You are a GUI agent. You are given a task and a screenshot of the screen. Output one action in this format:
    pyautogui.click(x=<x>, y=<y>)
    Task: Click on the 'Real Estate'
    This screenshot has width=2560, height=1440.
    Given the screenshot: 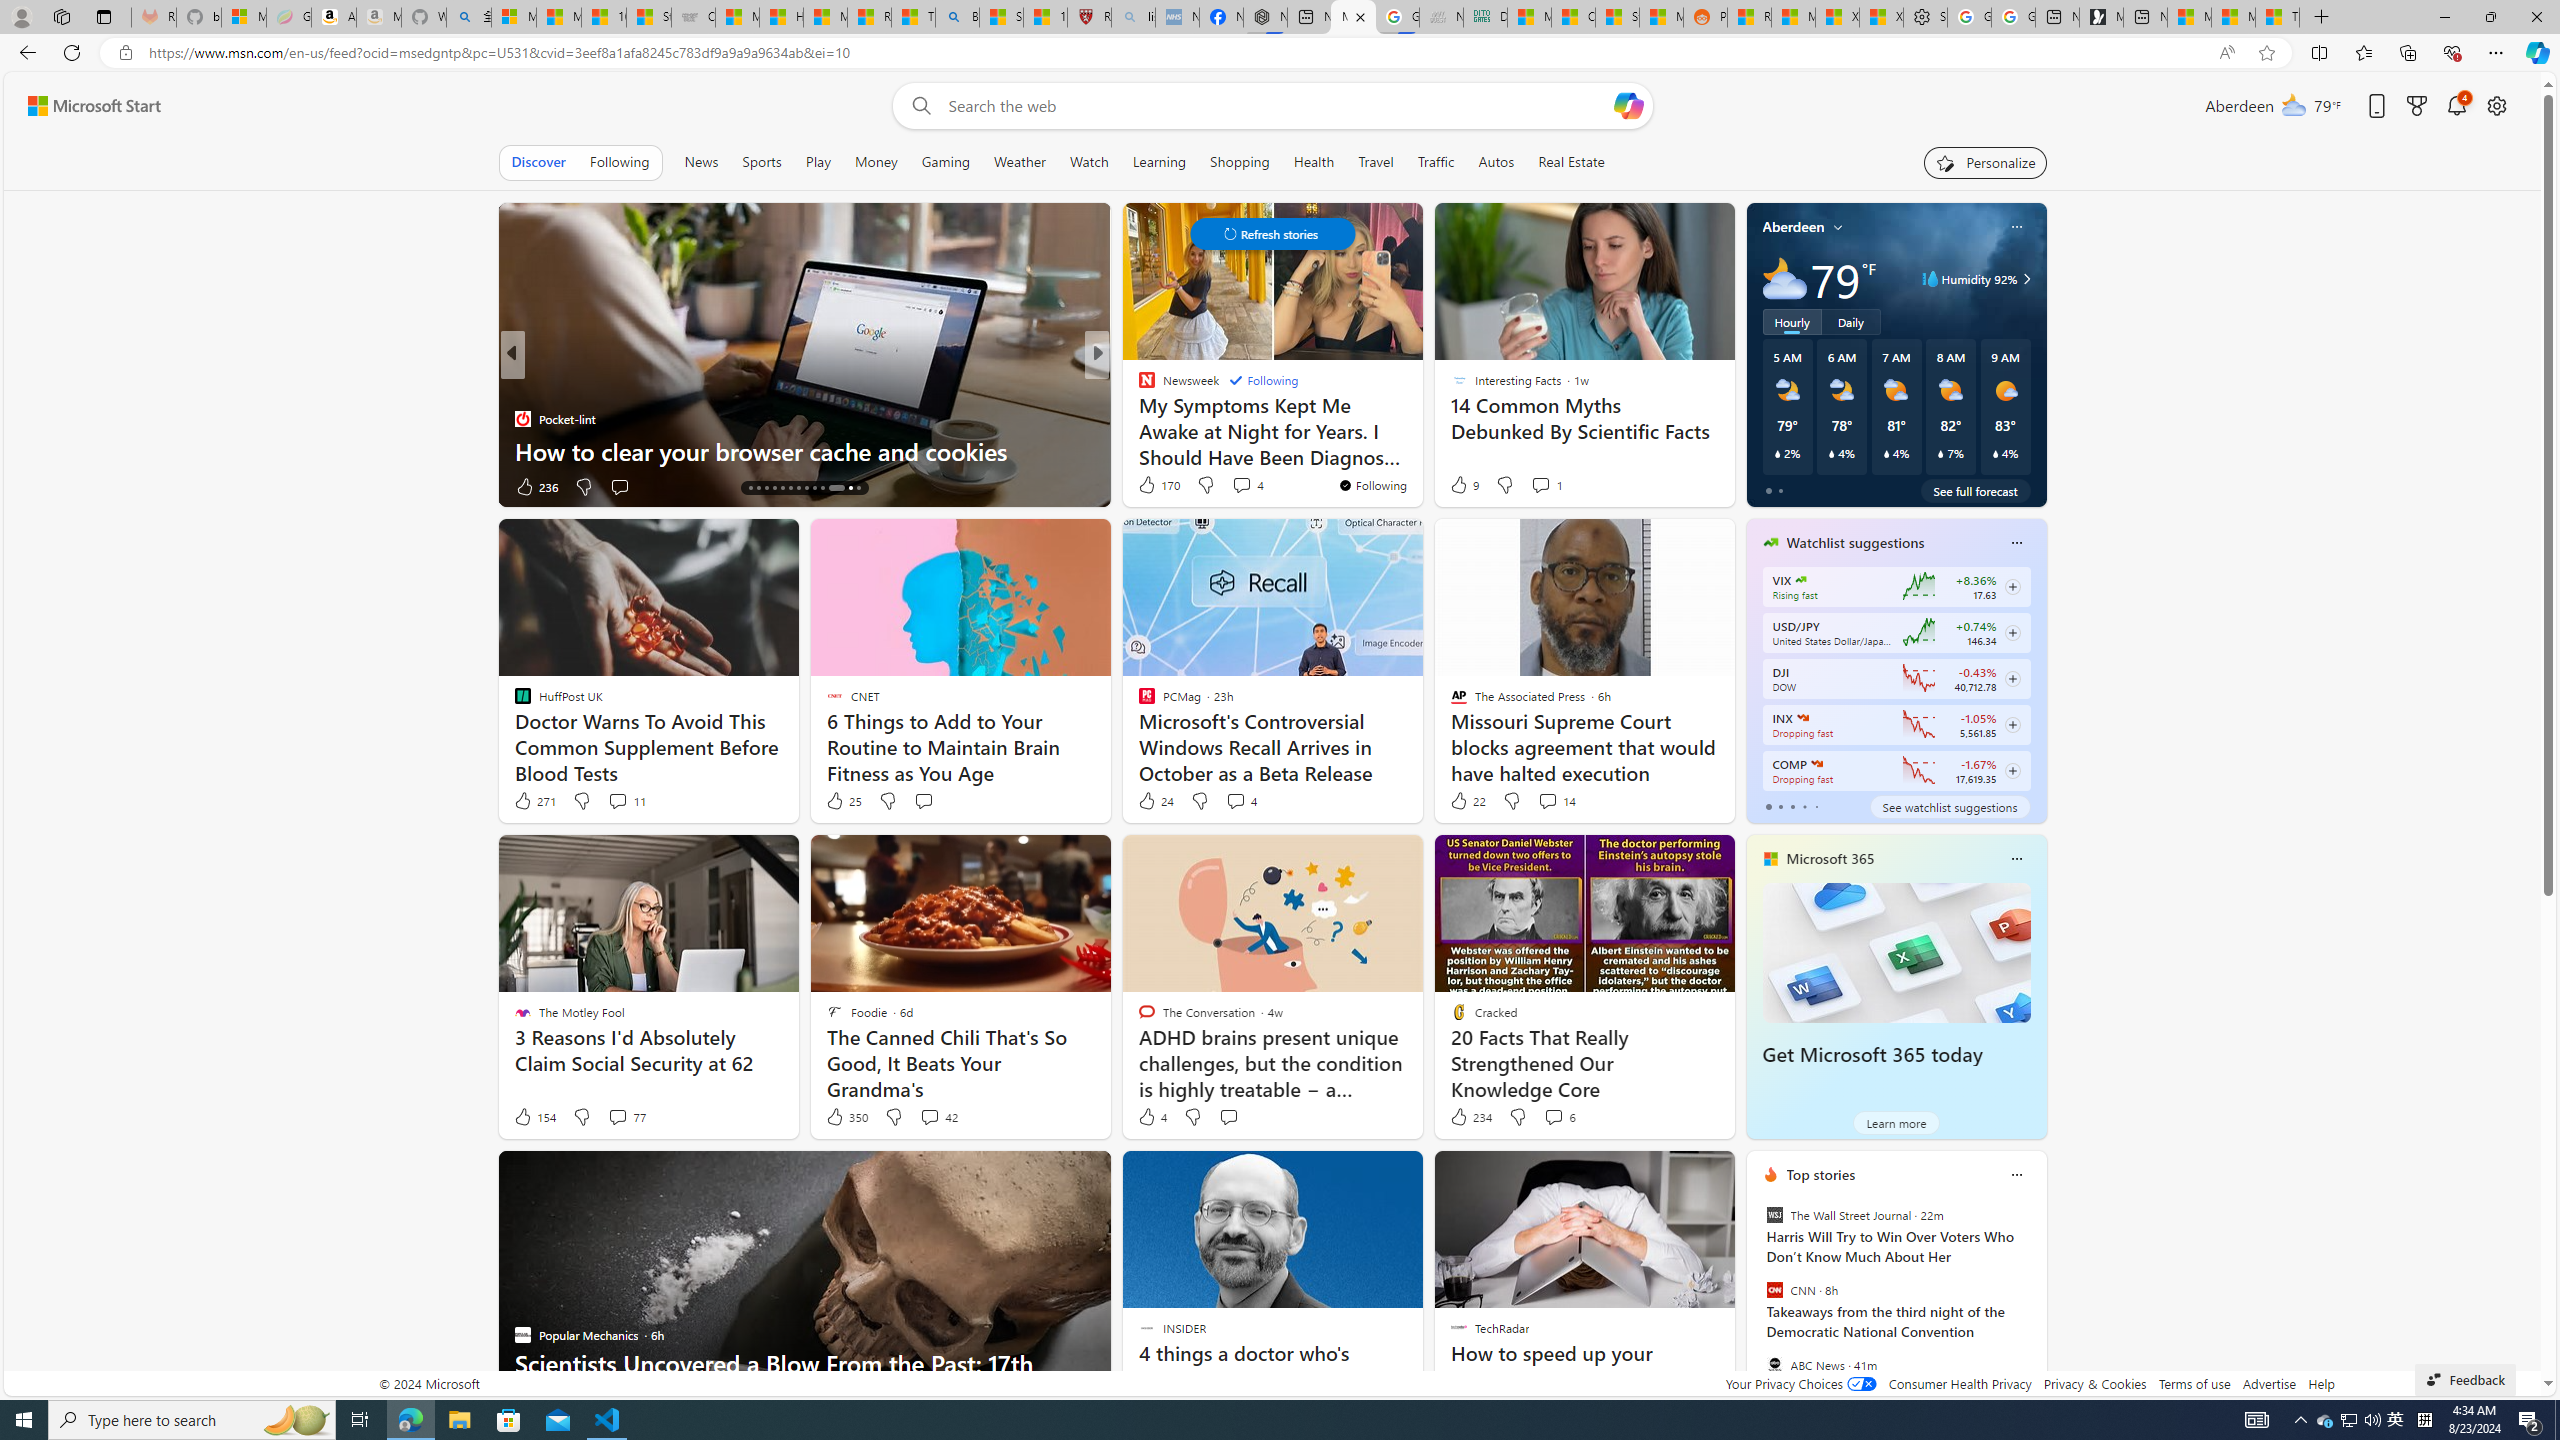 What is the action you would take?
    pyautogui.click(x=1570, y=161)
    